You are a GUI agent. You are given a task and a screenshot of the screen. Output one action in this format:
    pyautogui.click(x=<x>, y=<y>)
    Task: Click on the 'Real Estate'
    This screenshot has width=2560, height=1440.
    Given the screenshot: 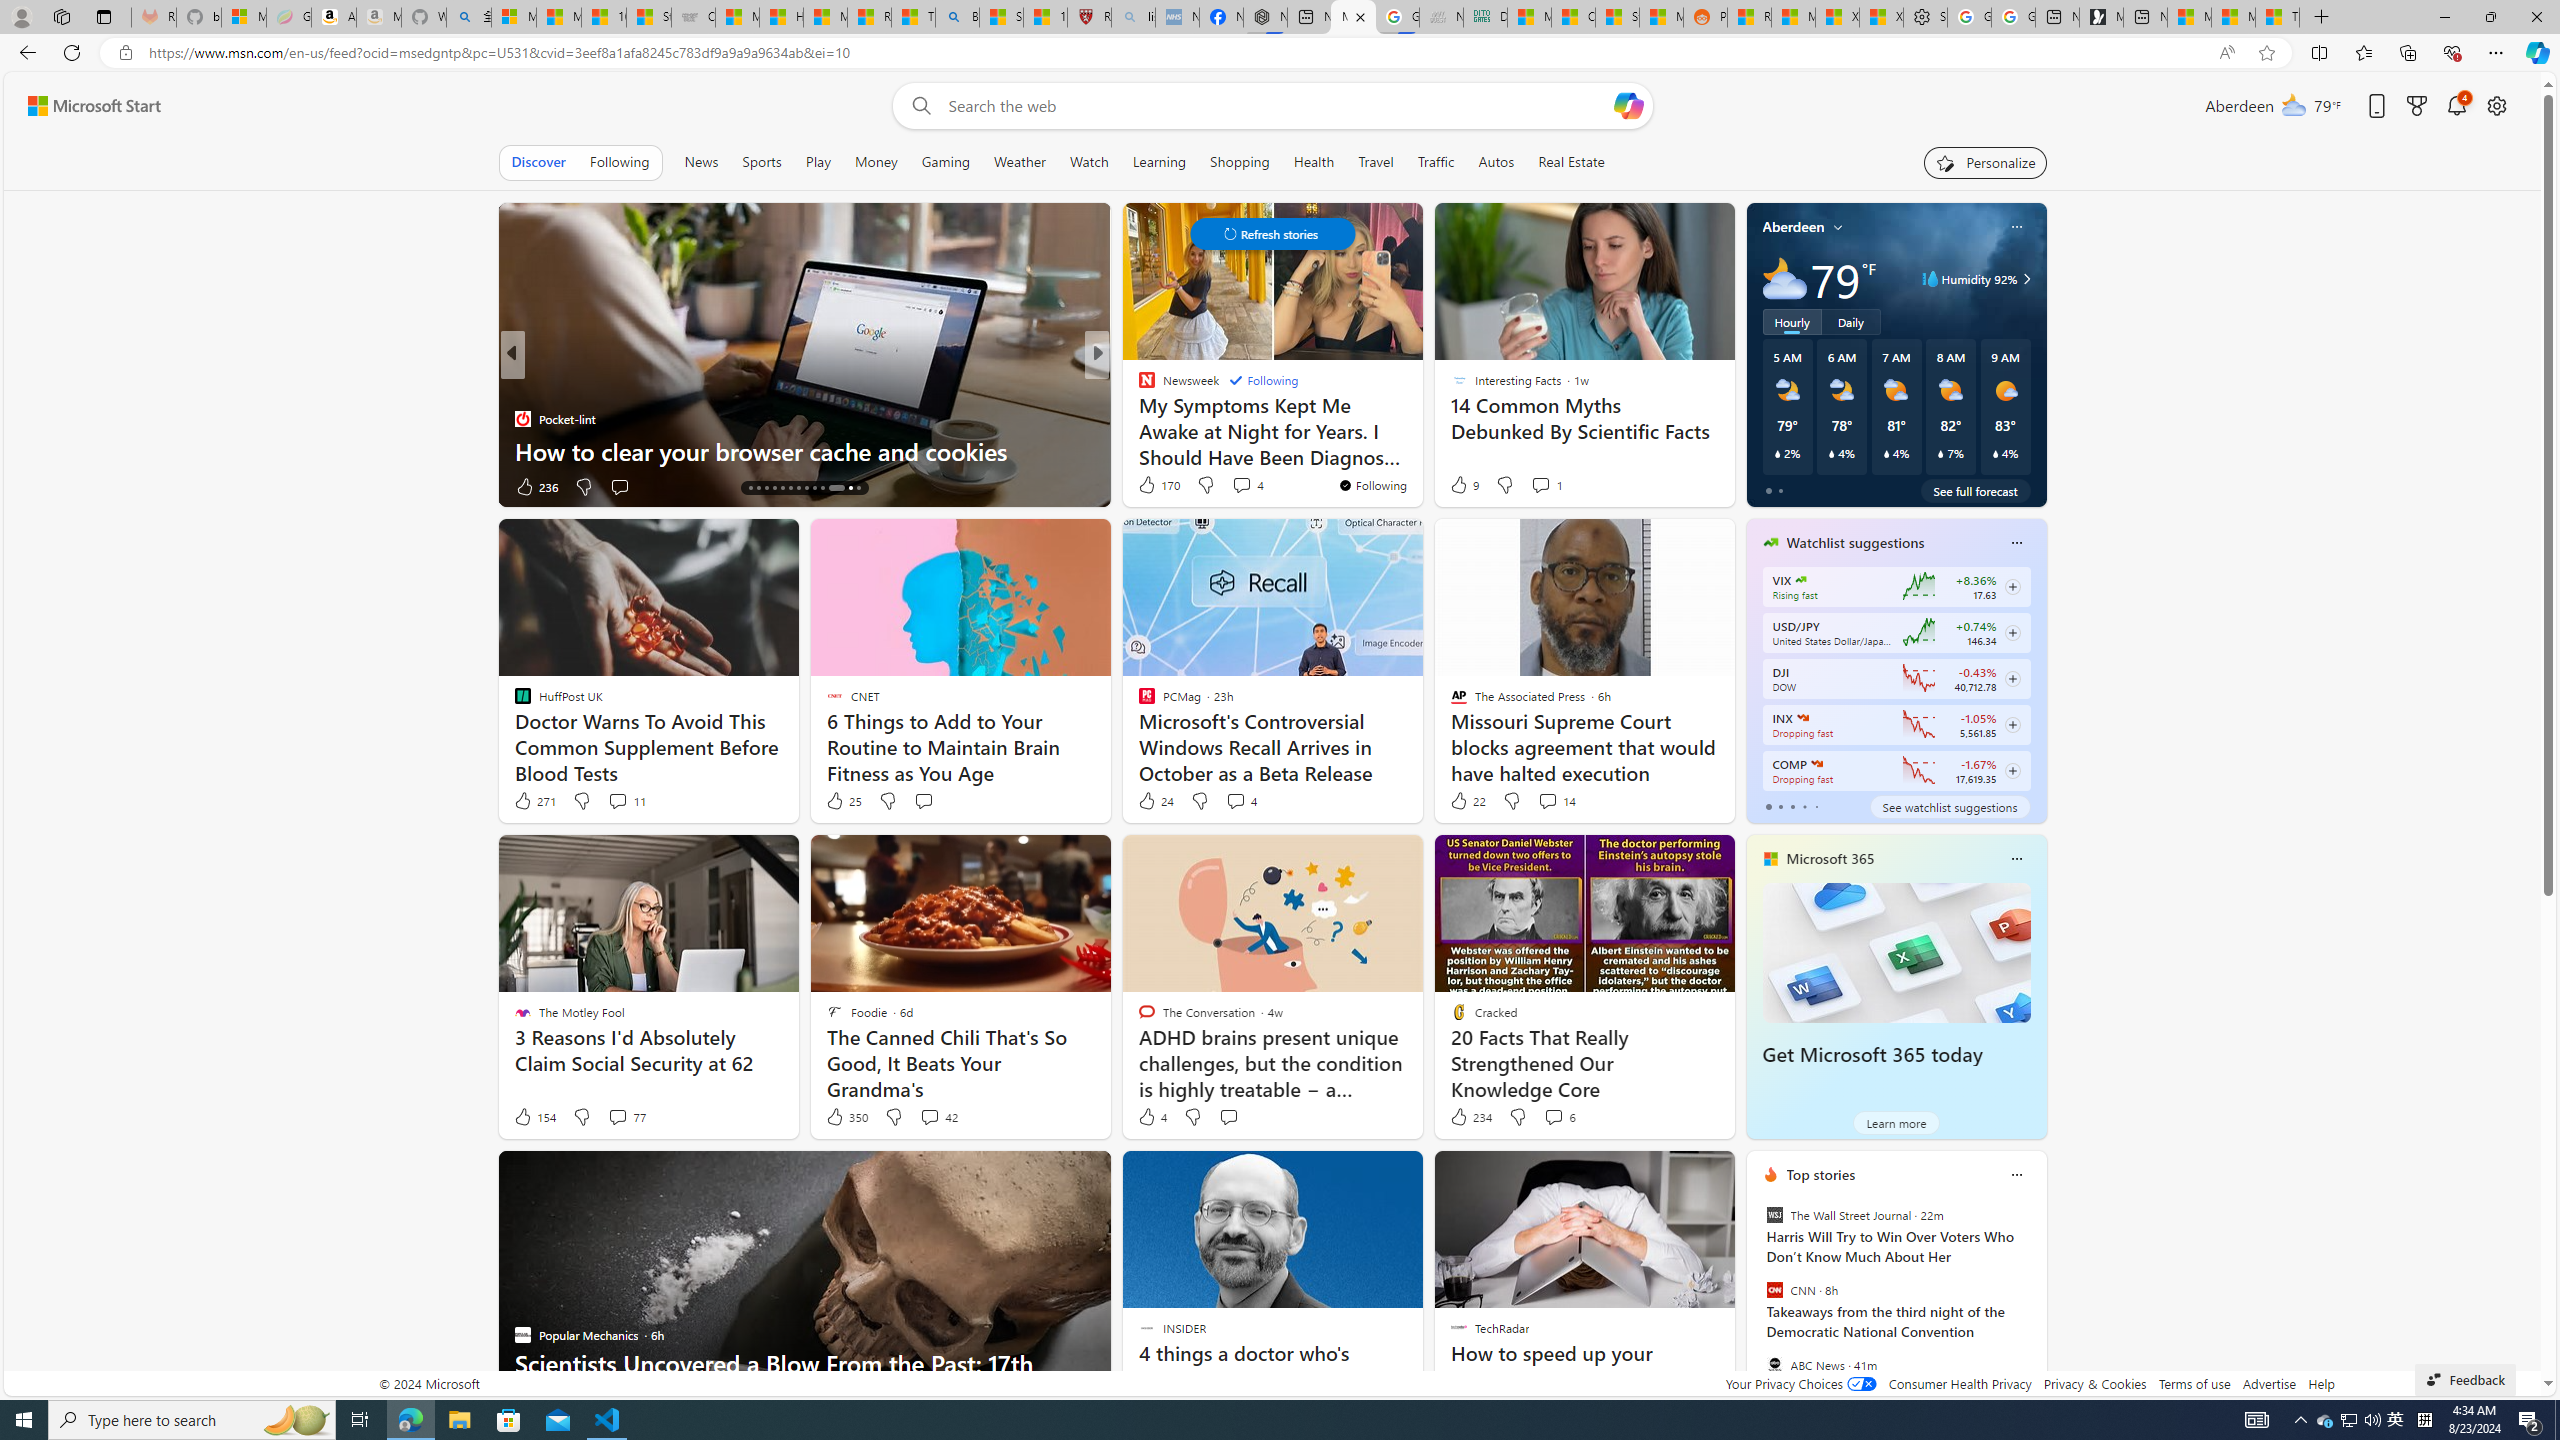 What is the action you would take?
    pyautogui.click(x=1570, y=161)
    